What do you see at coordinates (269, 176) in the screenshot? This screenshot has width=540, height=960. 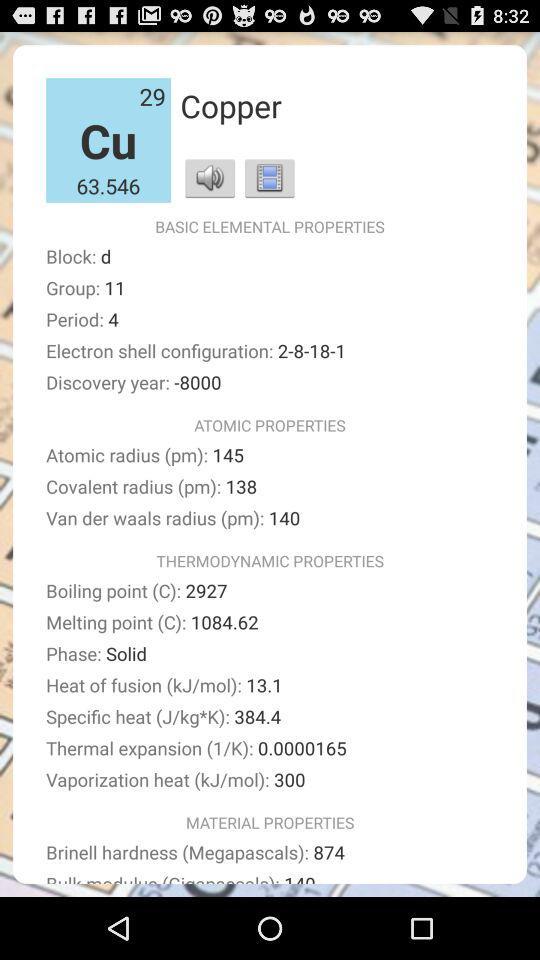 I see `app above the basic elemental properties item` at bounding box center [269, 176].